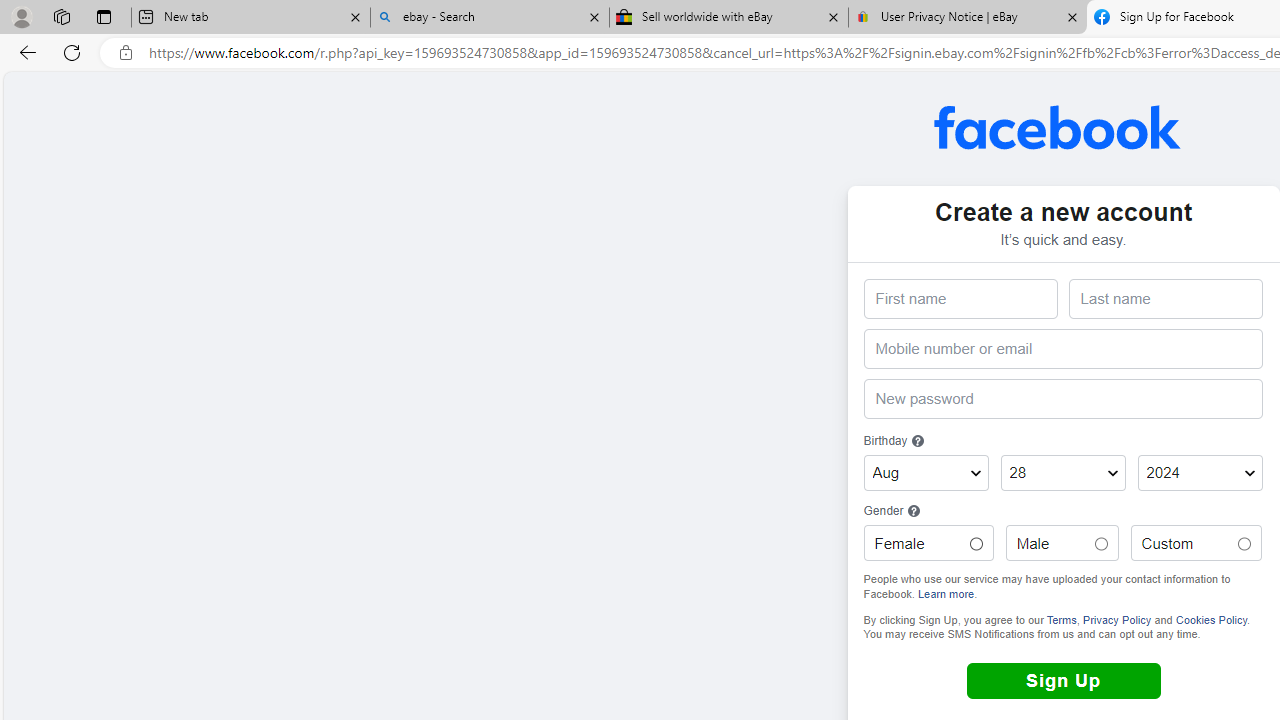 This screenshot has width=1280, height=720. Describe the element at coordinates (967, 17) in the screenshot. I see `'User Privacy Notice | eBay'` at that location.